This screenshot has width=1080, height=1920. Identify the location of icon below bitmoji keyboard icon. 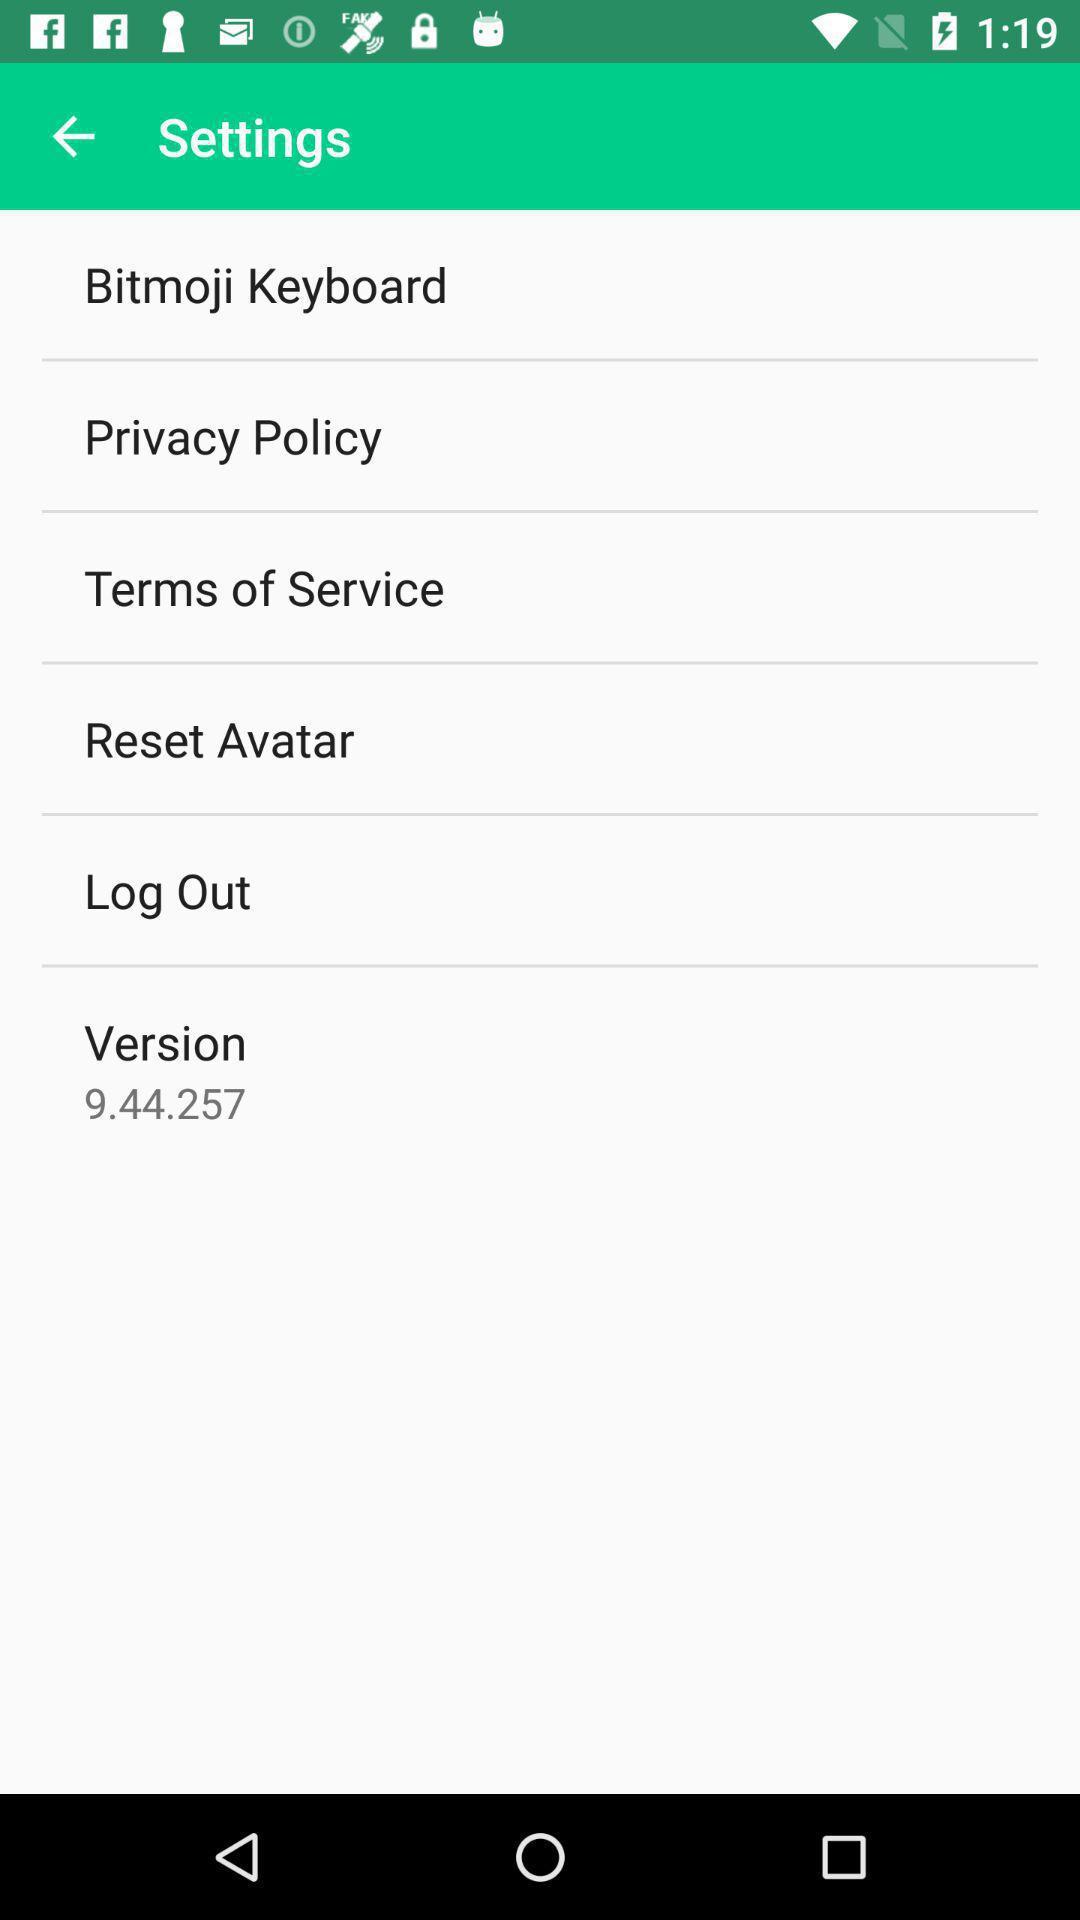
(231, 434).